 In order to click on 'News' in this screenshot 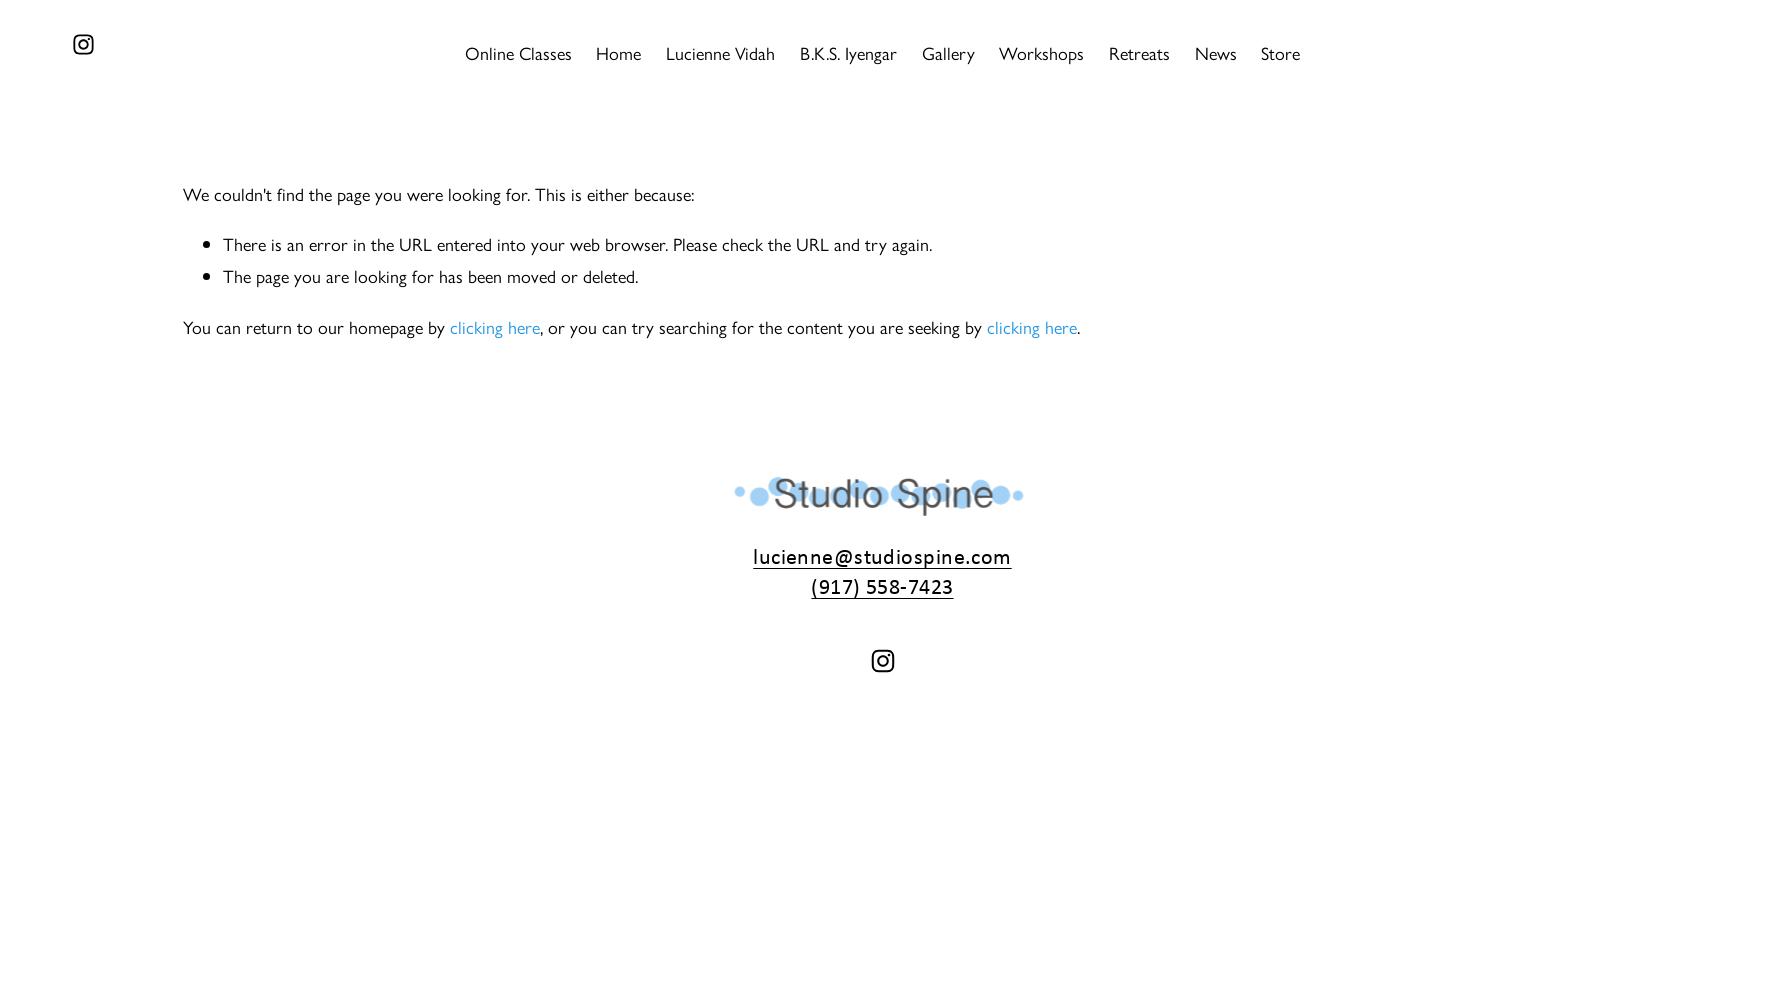, I will do `click(1215, 52)`.